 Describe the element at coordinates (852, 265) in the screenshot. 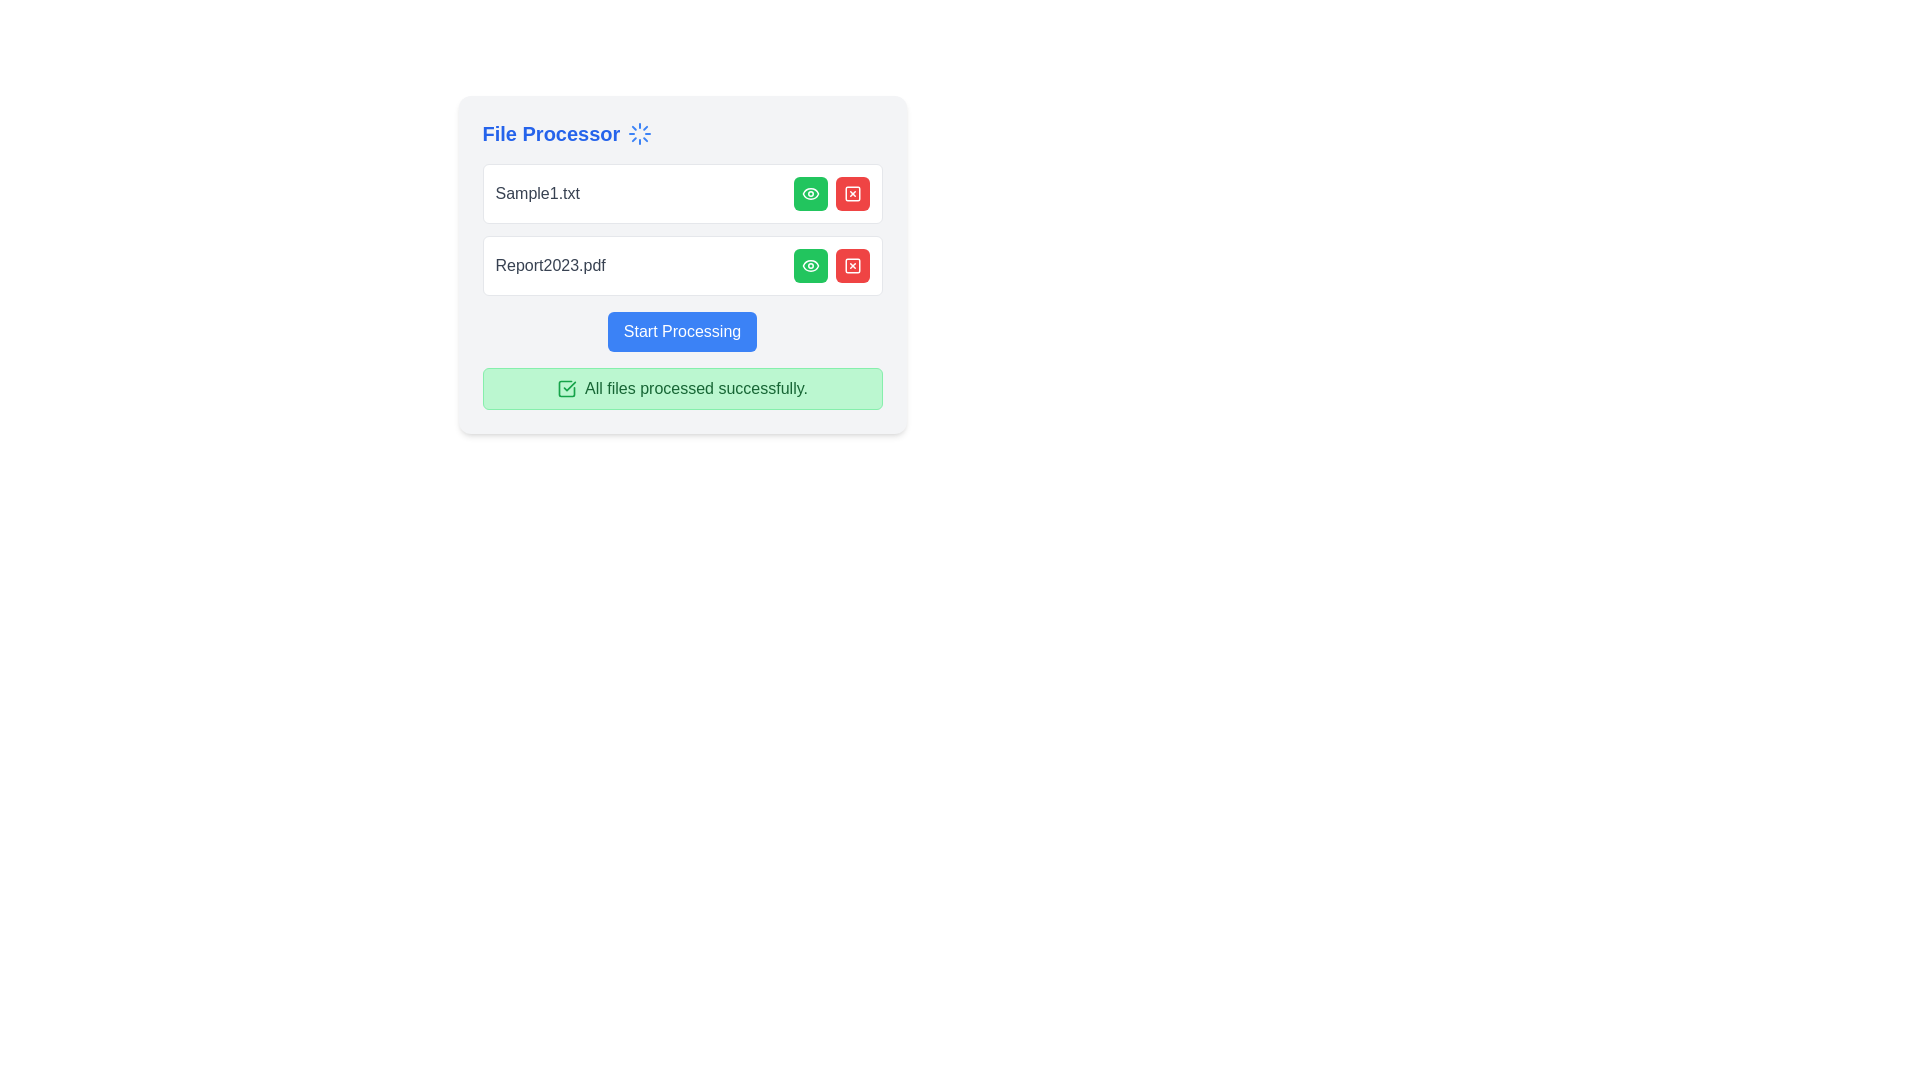

I see `the delete icon button located in the second row of the file list, associated with the file 'Report2023.pdf'` at that location.